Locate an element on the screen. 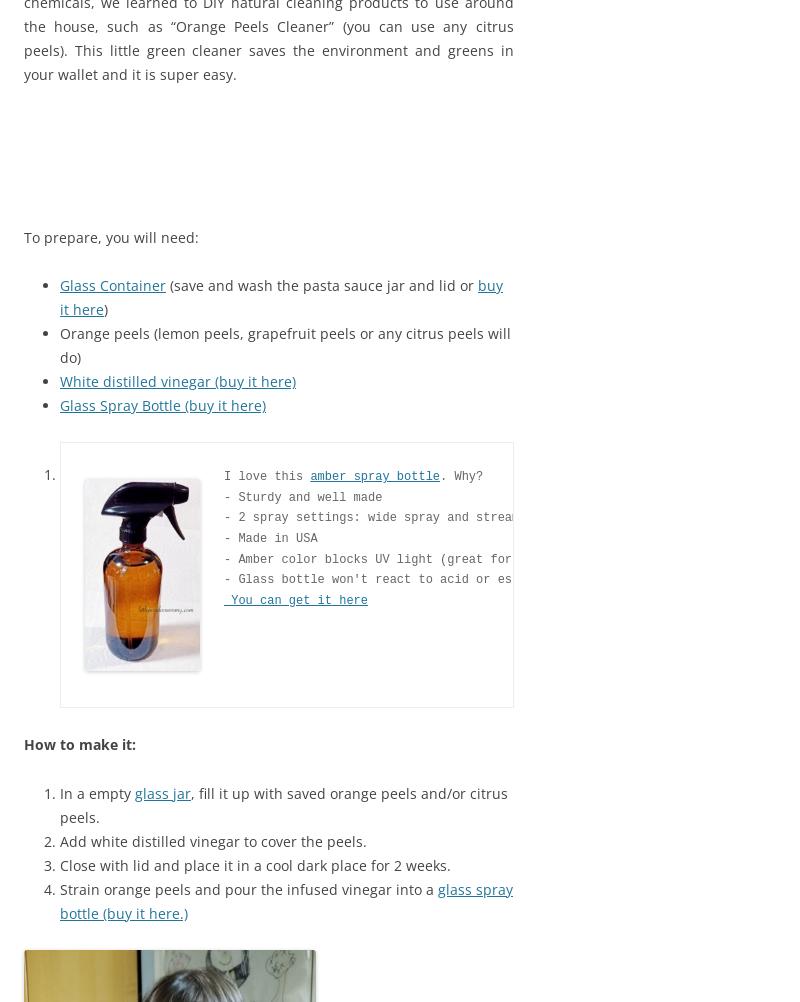 Image resolution: width=800 pixels, height=1002 pixels. '. Why?
- Sturdy and well made
- 2 spray settings: wide spray and stream
- Made in USA 
- Amber color blocks UV light (great for essential oil cleaners) 
- Glass bottle won't react to acid or essential oils' is located at coordinates (224, 528).